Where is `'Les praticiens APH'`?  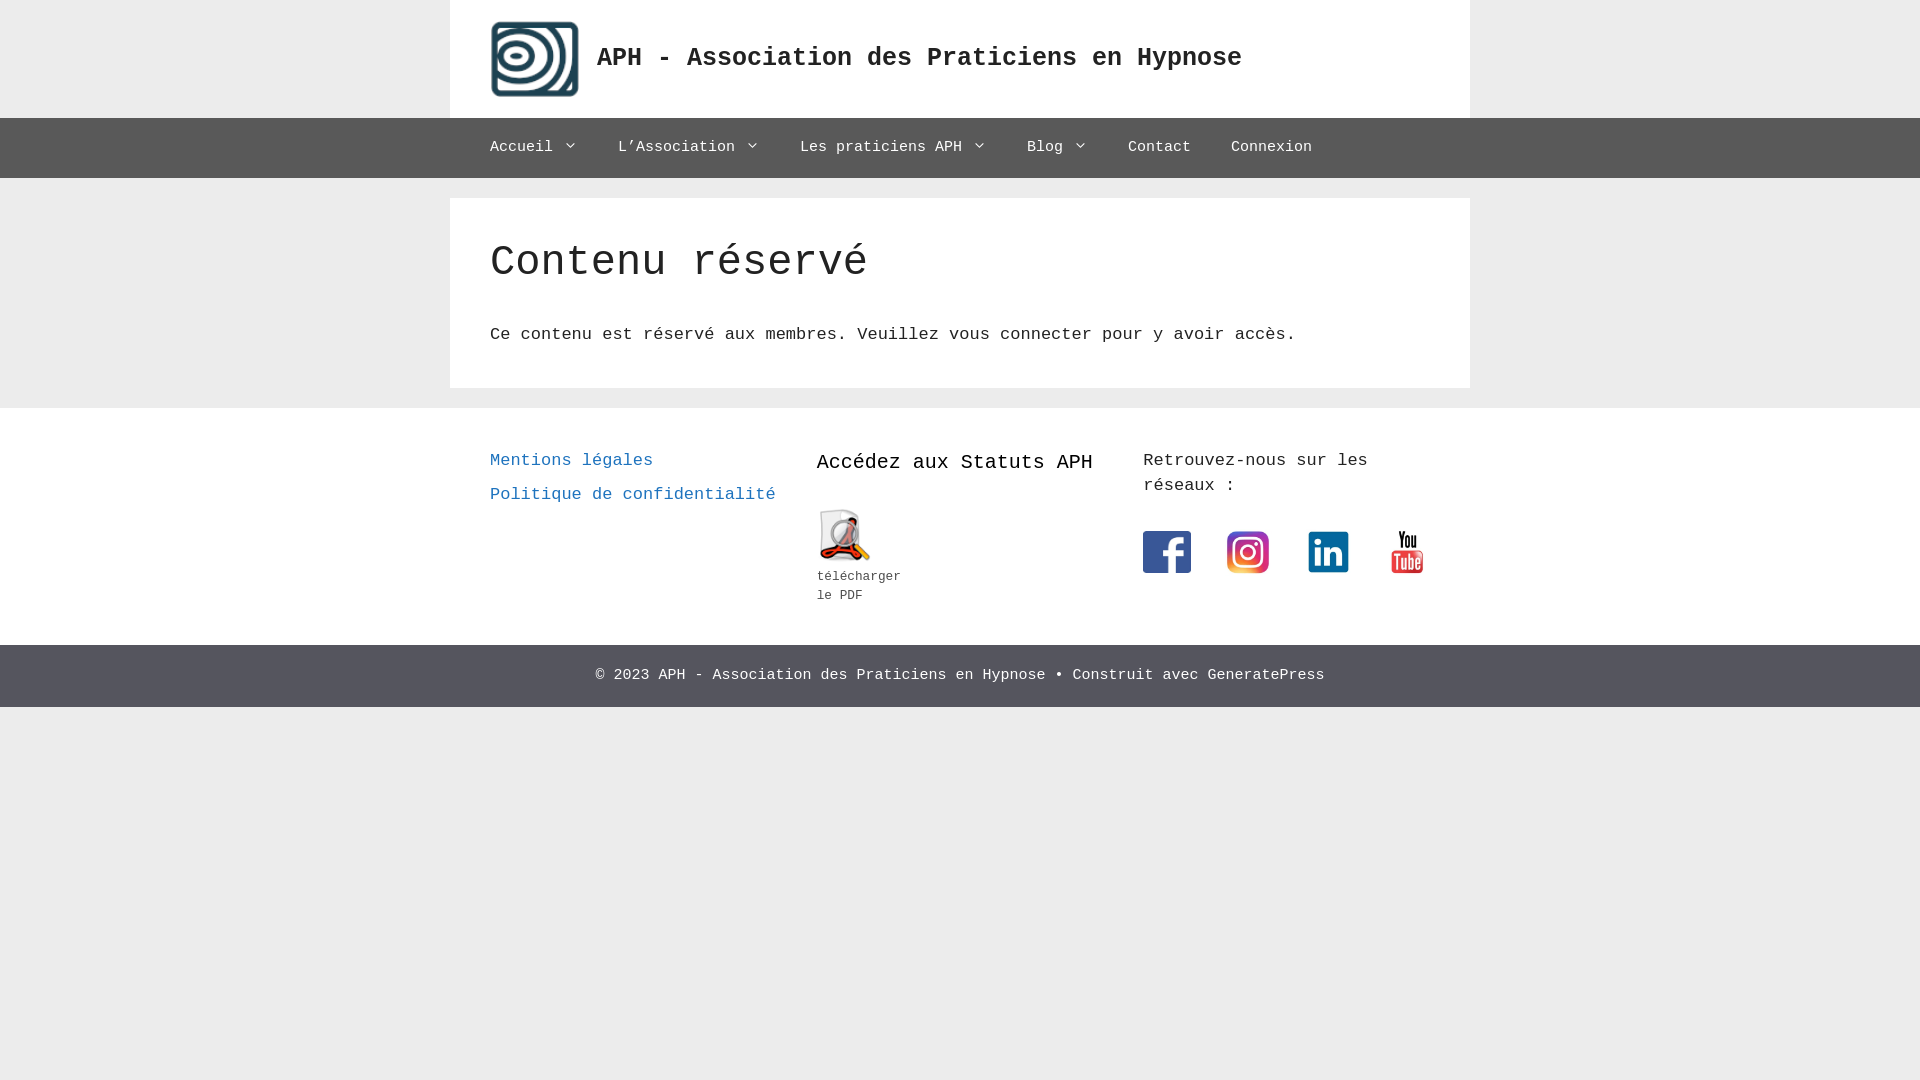
'Les praticiens APH' is located at coordinates (892, 146).